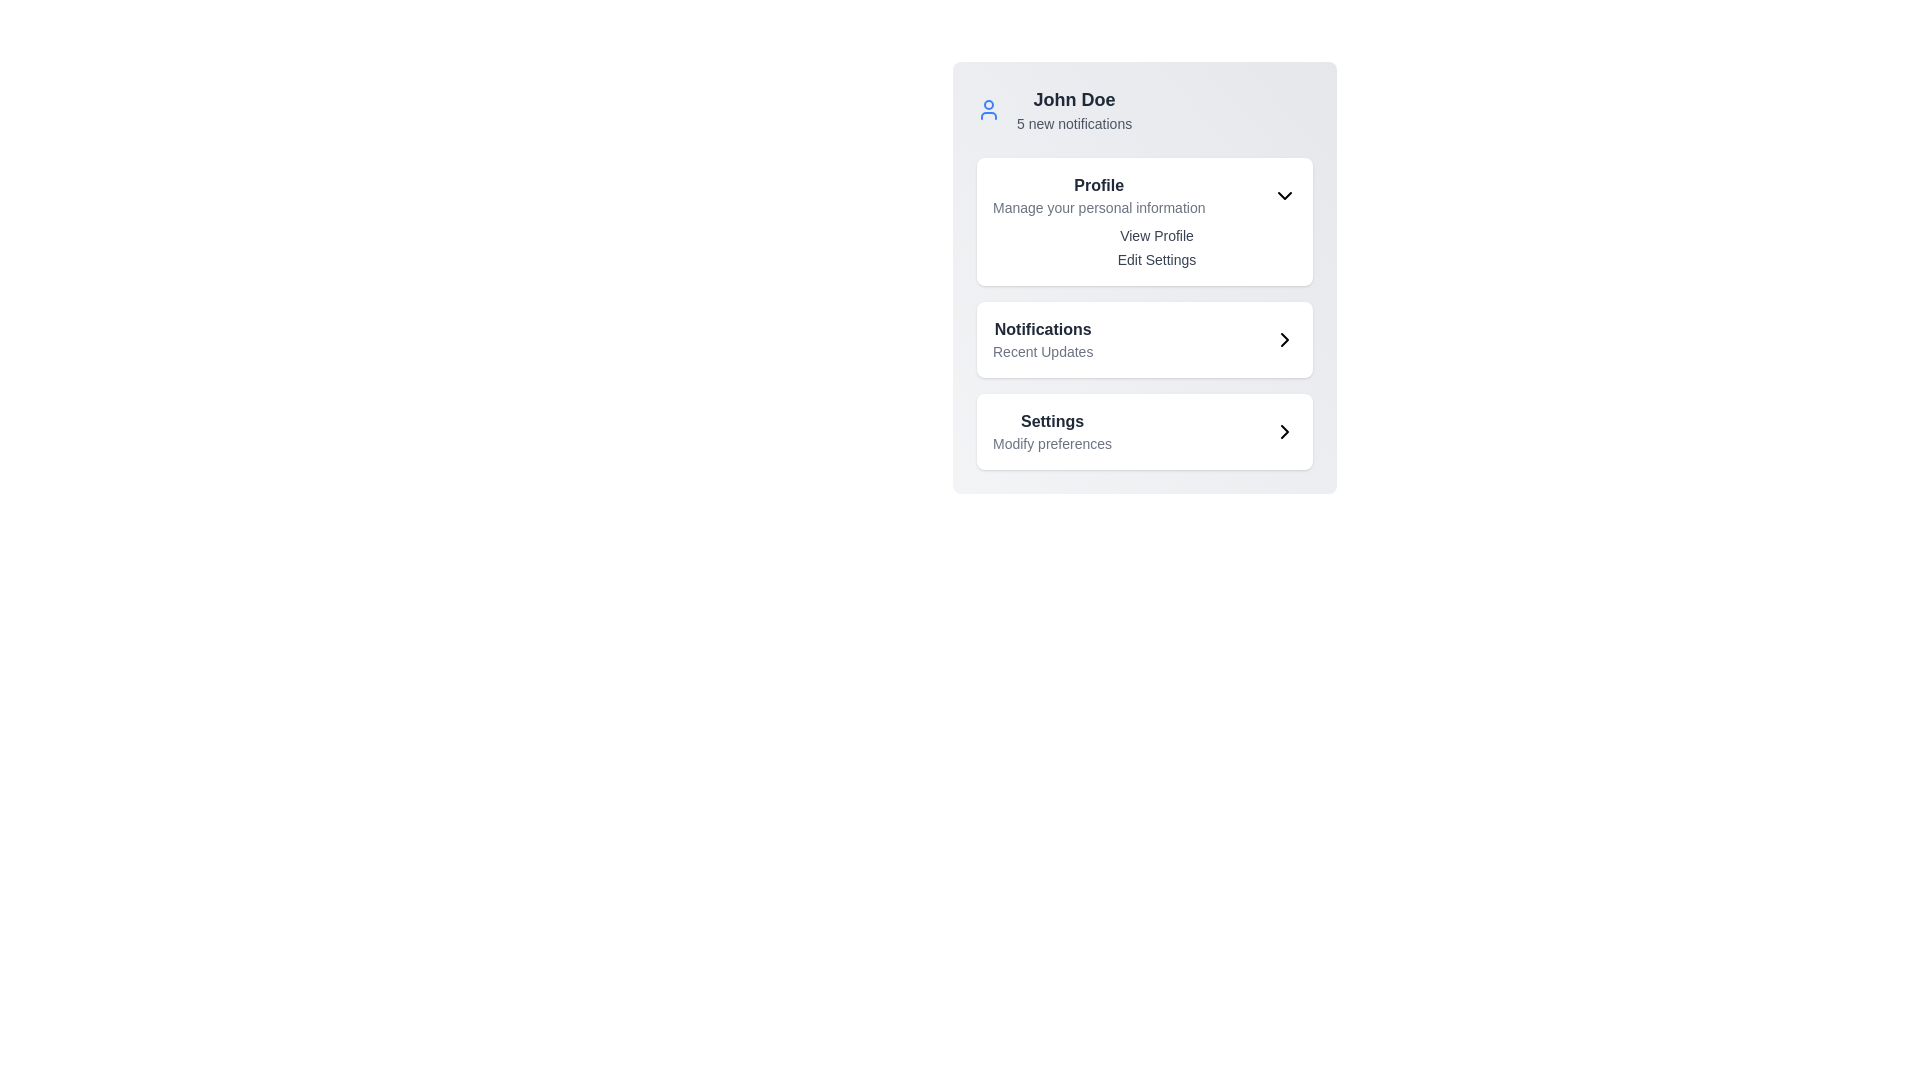  I want to click on the 'View Profile' link in the dropdown section under the 'Profile' header, so click(1145, 246).